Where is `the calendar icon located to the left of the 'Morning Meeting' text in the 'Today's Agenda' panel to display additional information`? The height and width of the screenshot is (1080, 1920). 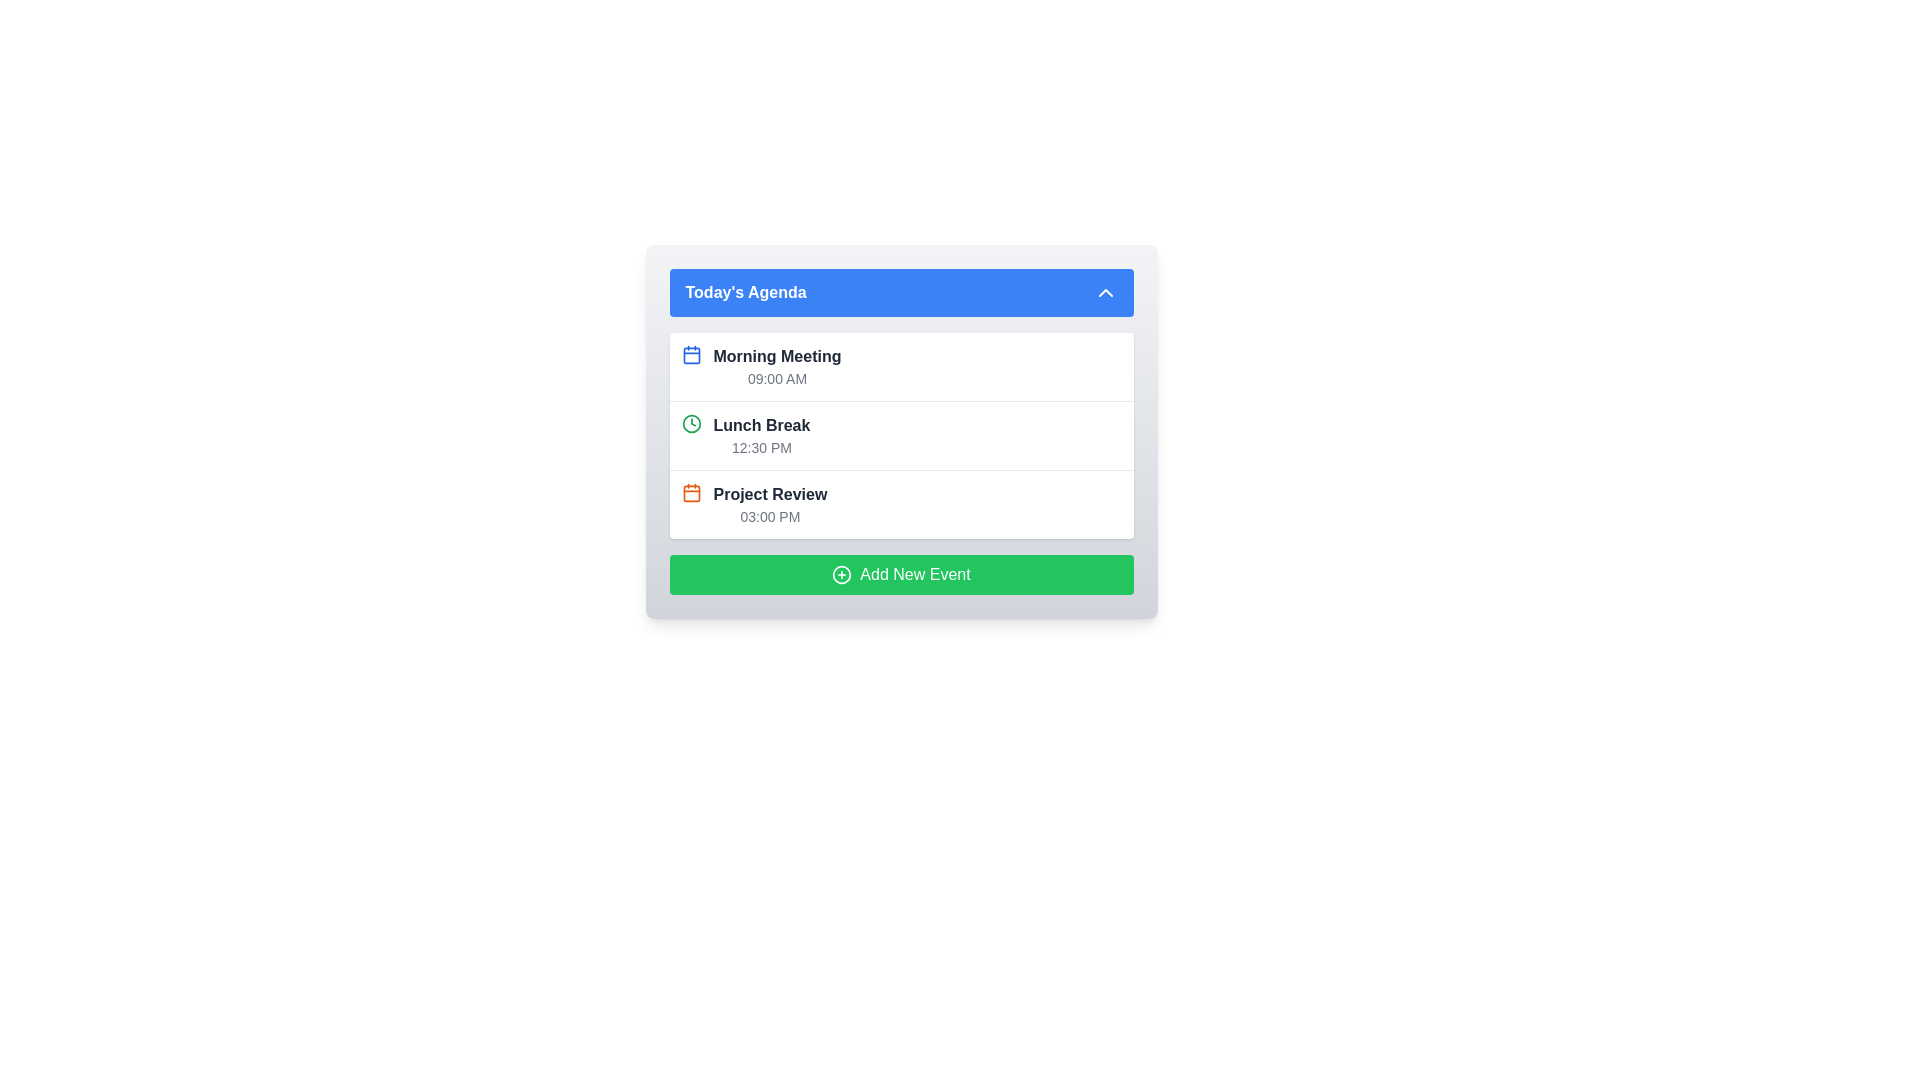 the calendar icon located to the left of the 'Morning Meeting' text in the 'Today's Agenda' panel to display additional information is located at coordinates (691, 366).